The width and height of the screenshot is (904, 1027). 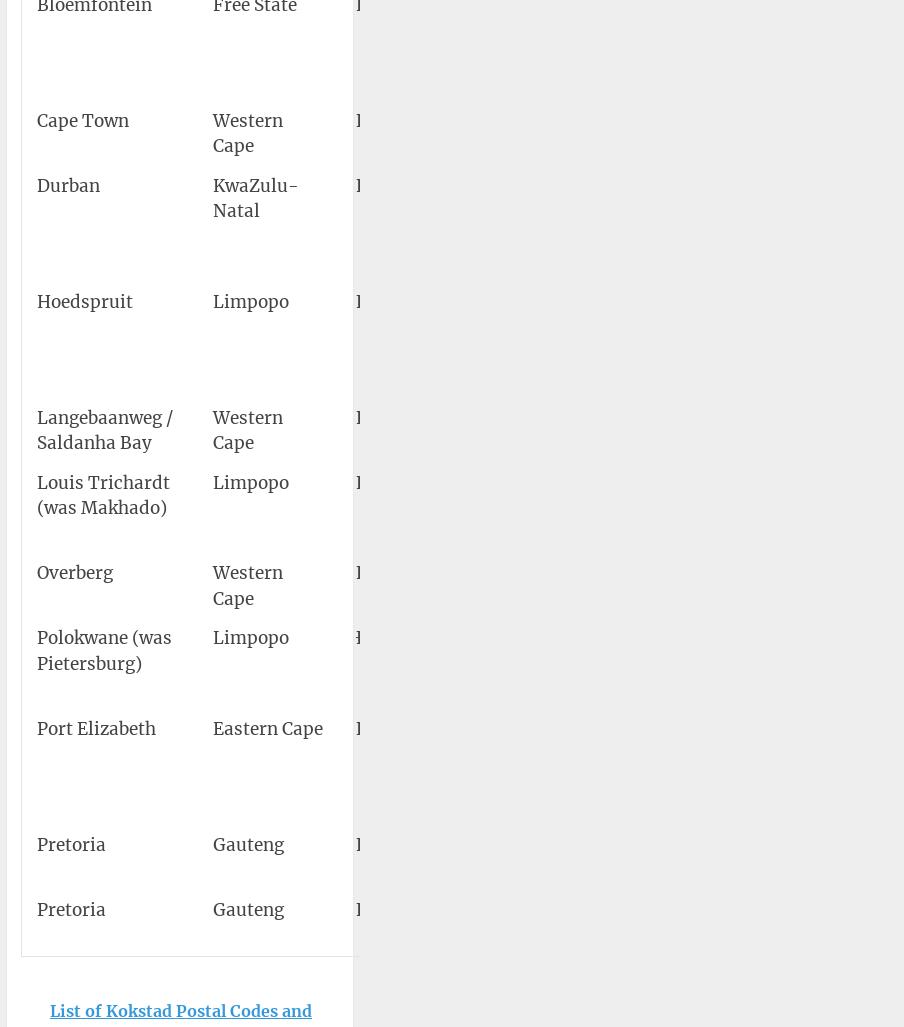 I want to click on '34°33′17″S 020°15′02″E', so click(x=749, y=585).